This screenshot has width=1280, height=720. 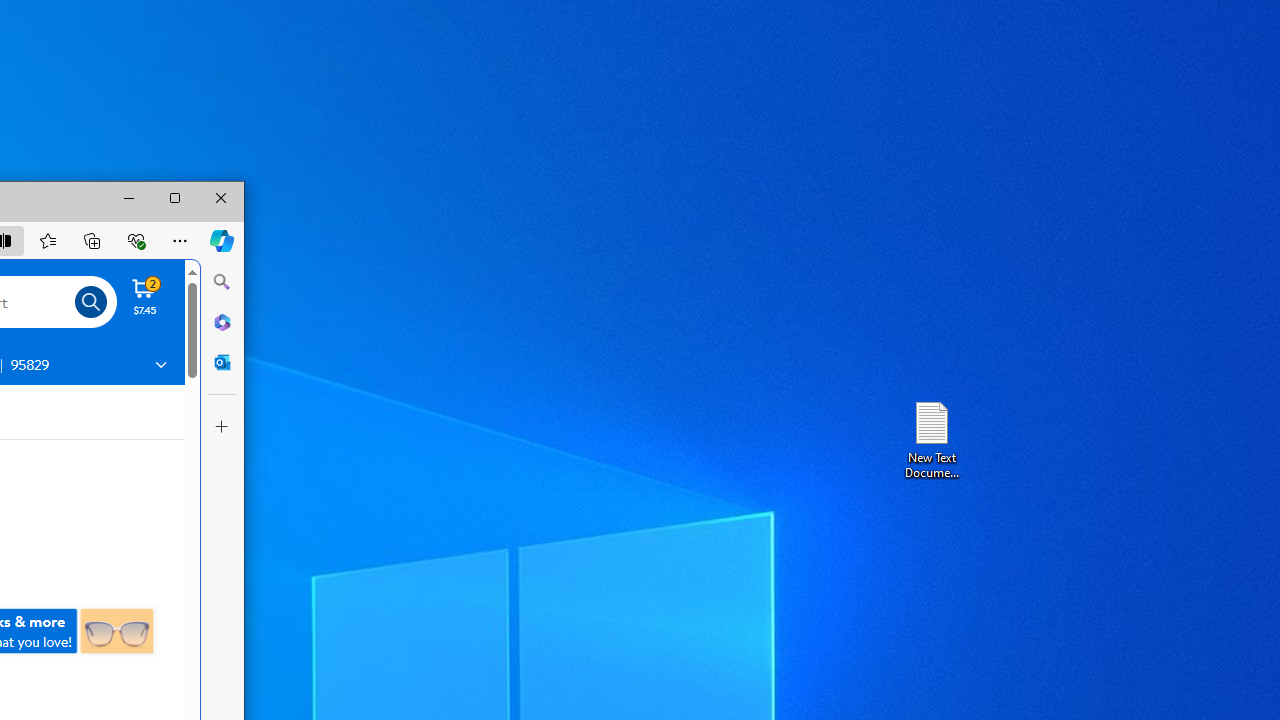 I want to click on 'New Text Document (2)', so click(x=930, y=438).